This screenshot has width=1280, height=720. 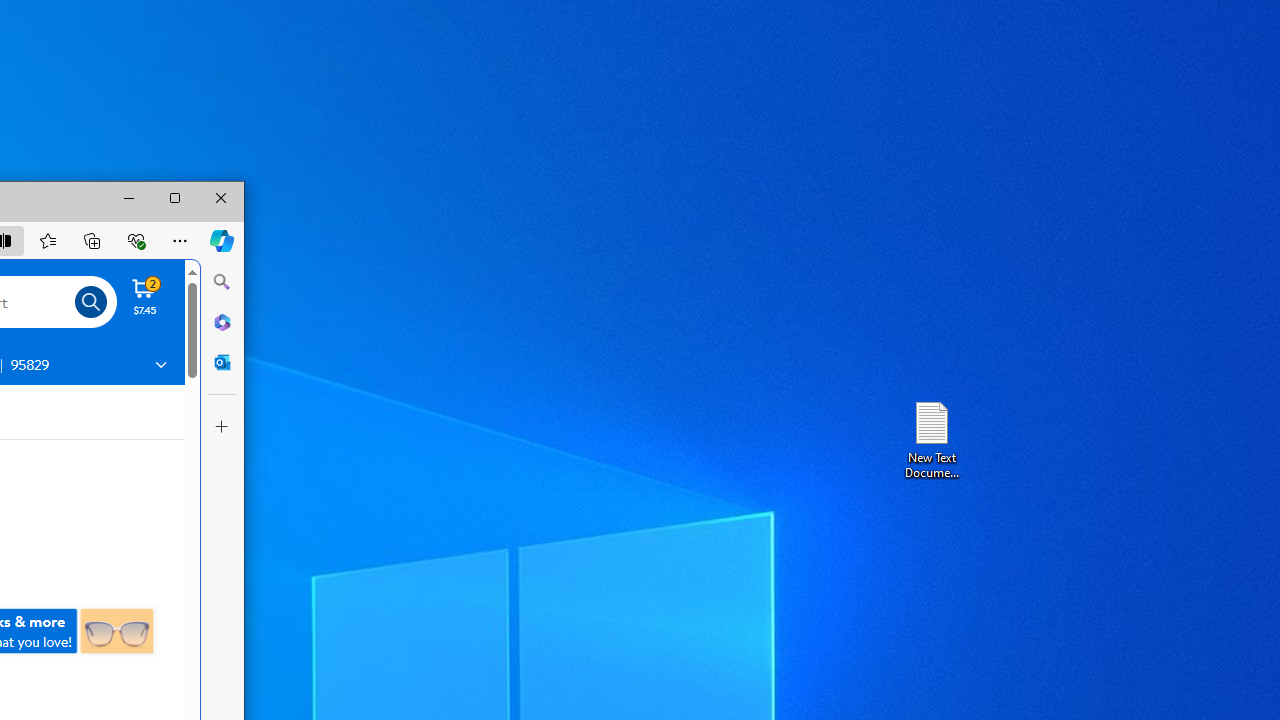 I want to click on 'New Text Document (2)', so click(x=930, y=438).